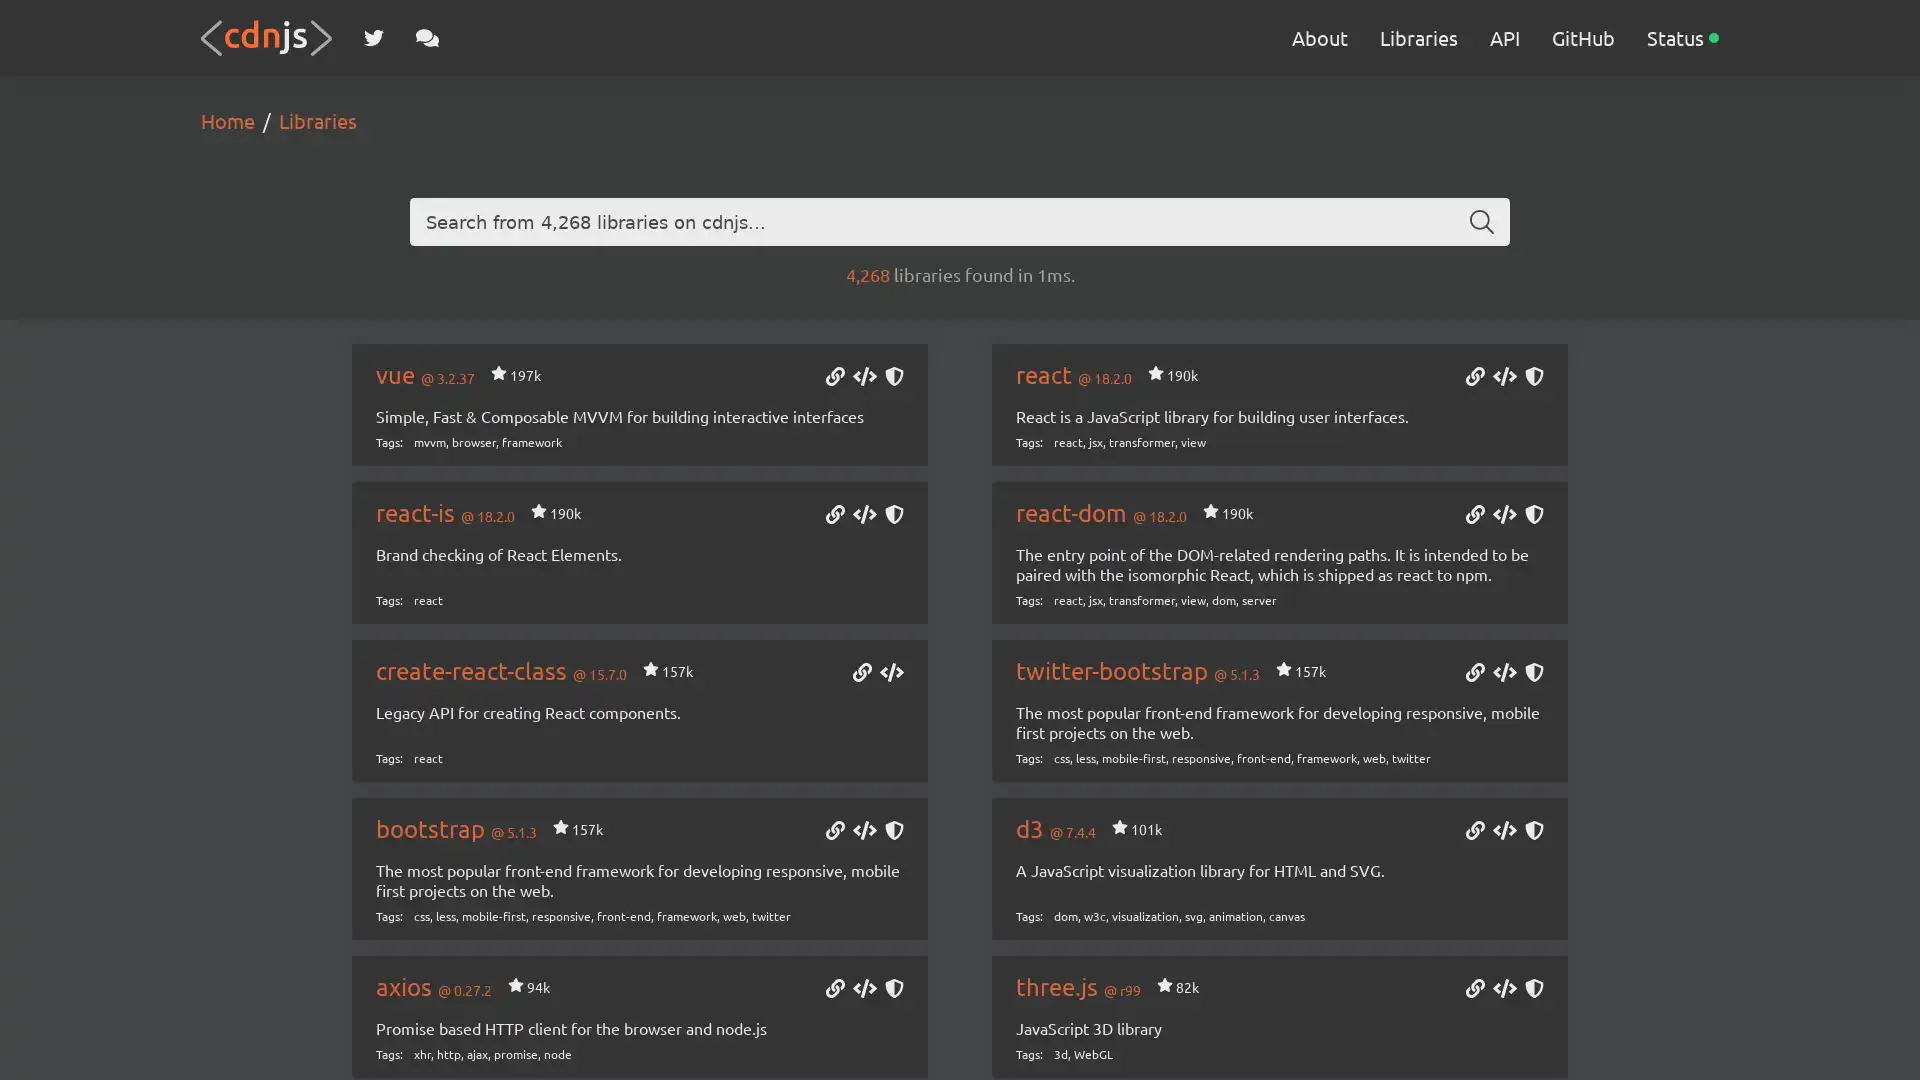 This screenshot has width=1920, height=1080. Describe the element at coordinates (1482, 222) in the screenshot. I see `Search` at that location.